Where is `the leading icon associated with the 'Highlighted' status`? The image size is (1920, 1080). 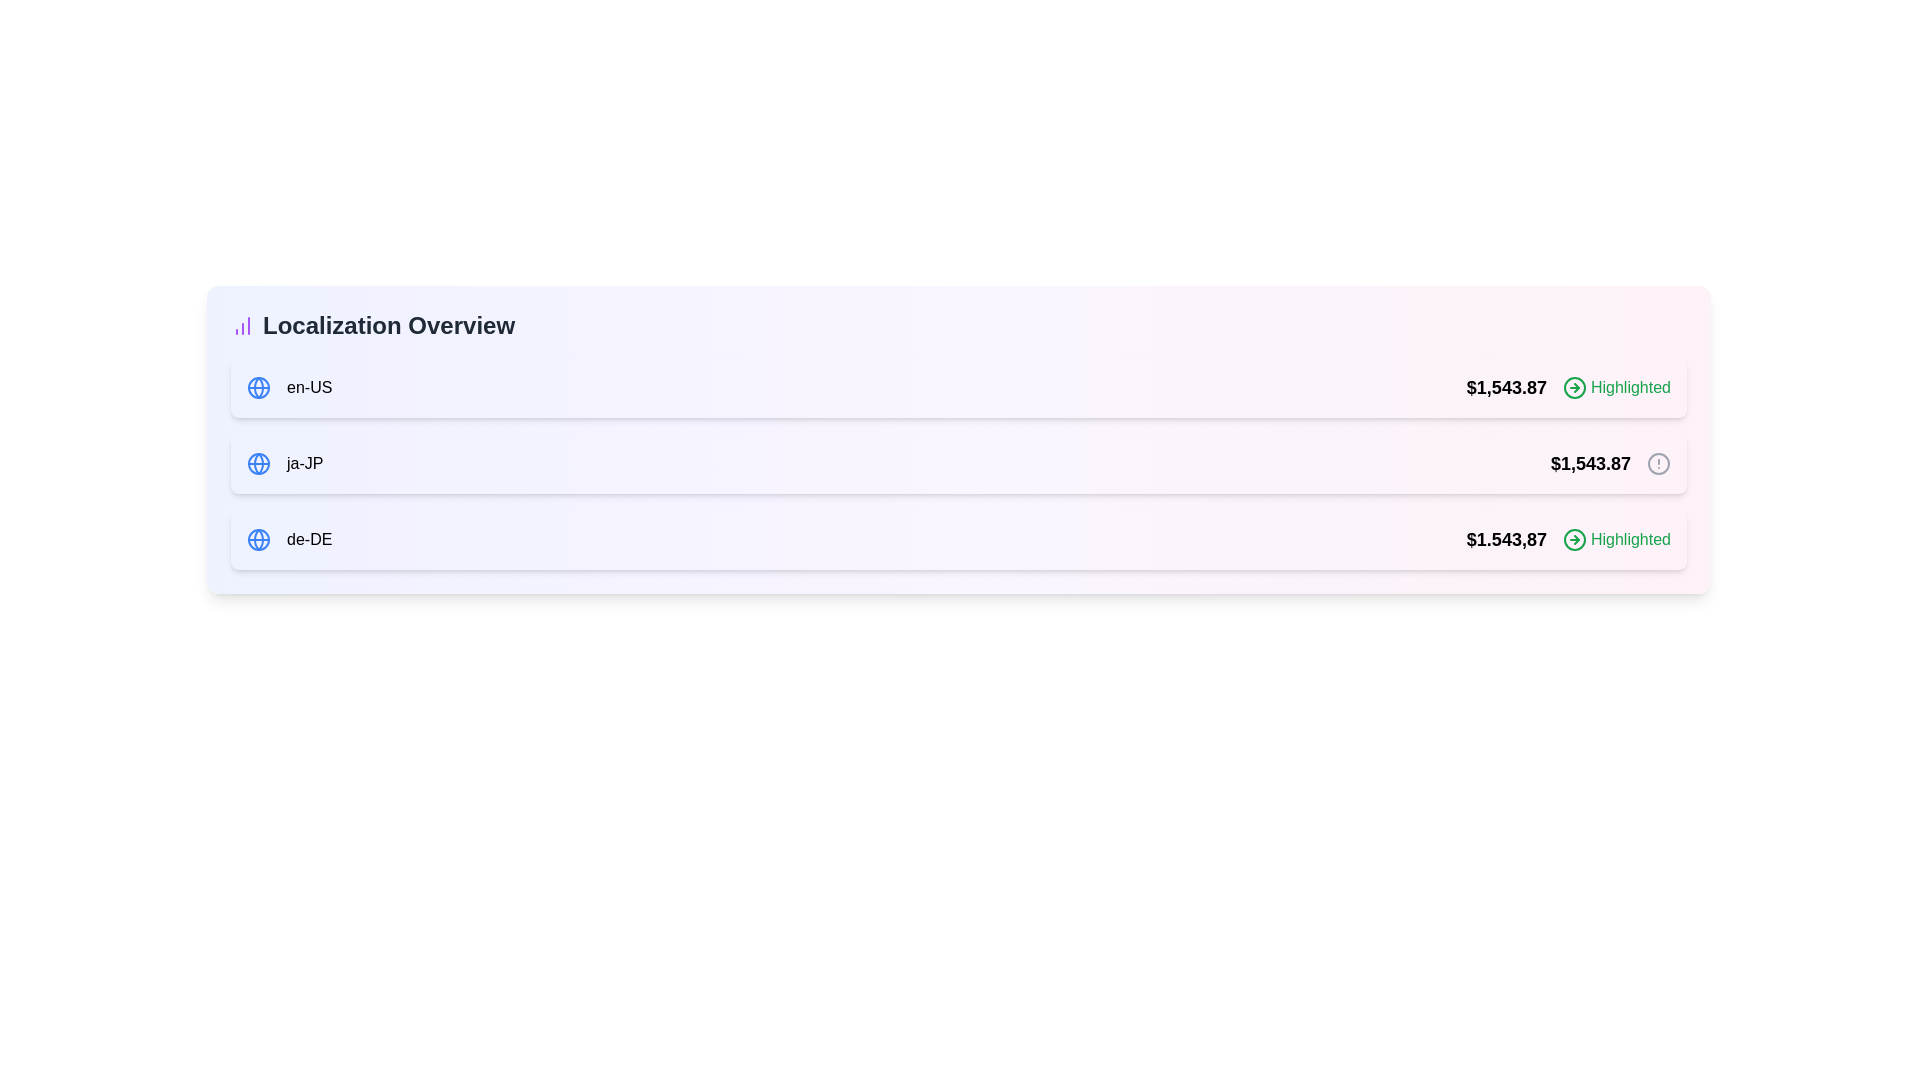 the leading icon associated with the 'Highlighted' status is located at coordinates (1573, 540).